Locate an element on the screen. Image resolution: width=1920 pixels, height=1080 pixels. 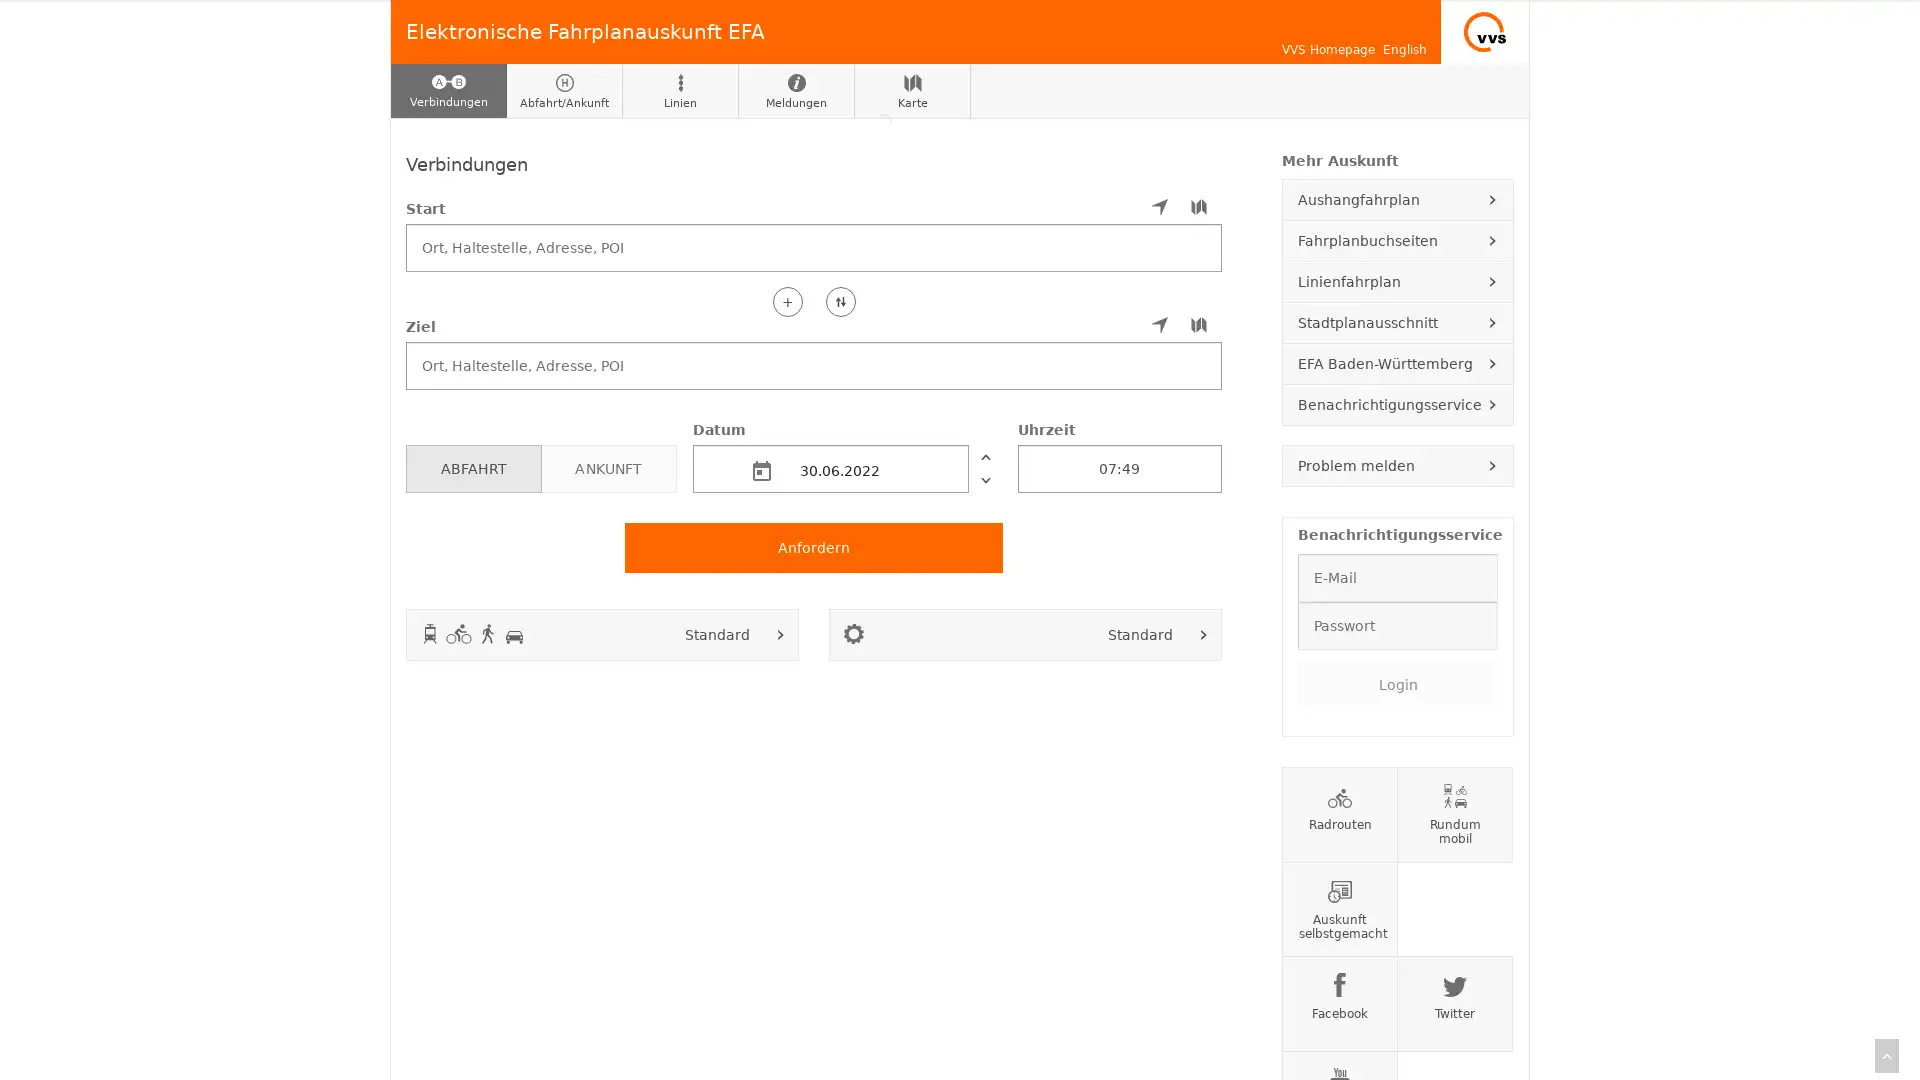
Linien is located at coordinates (681, 91).